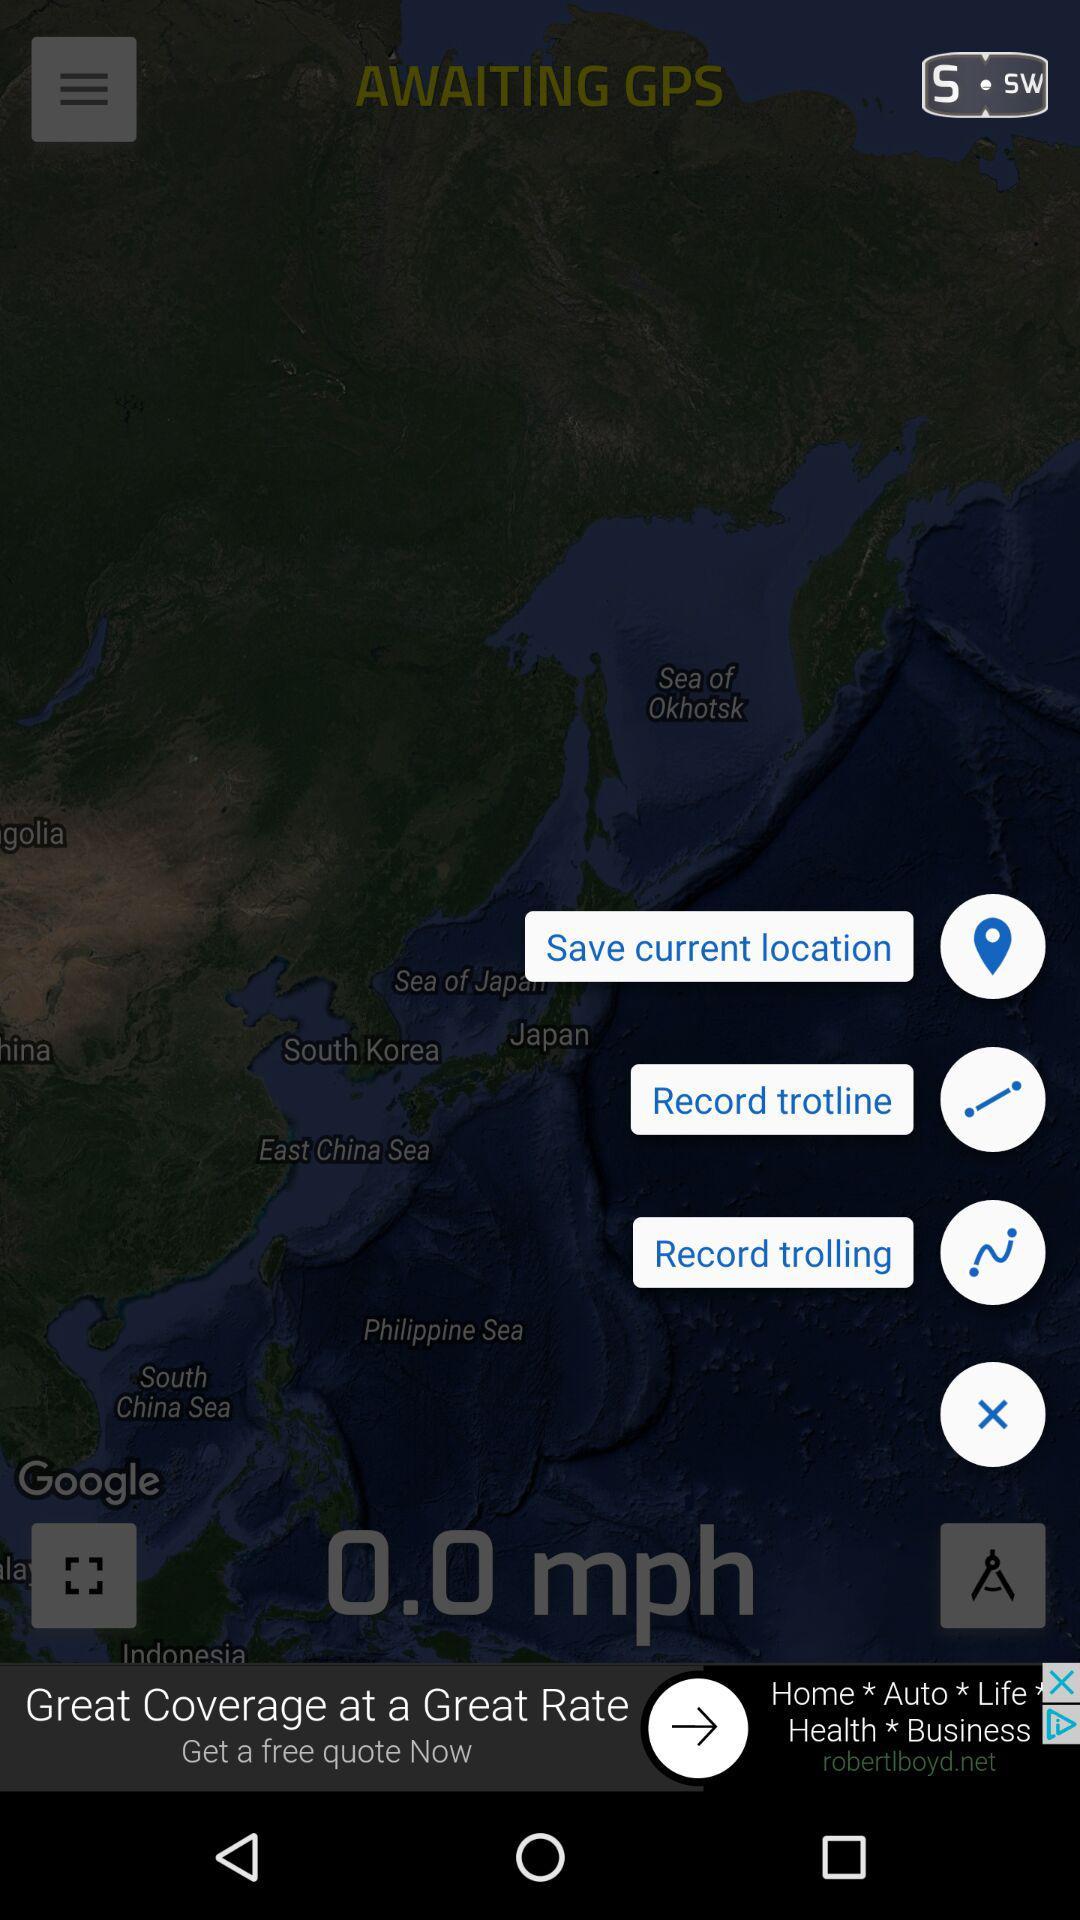 The image size is (1080, 1920). What do you see at coordinates (84, 95) in the screenshot?
I see `the button which is at the top left corner of the page` at bounding box center [84, 95].